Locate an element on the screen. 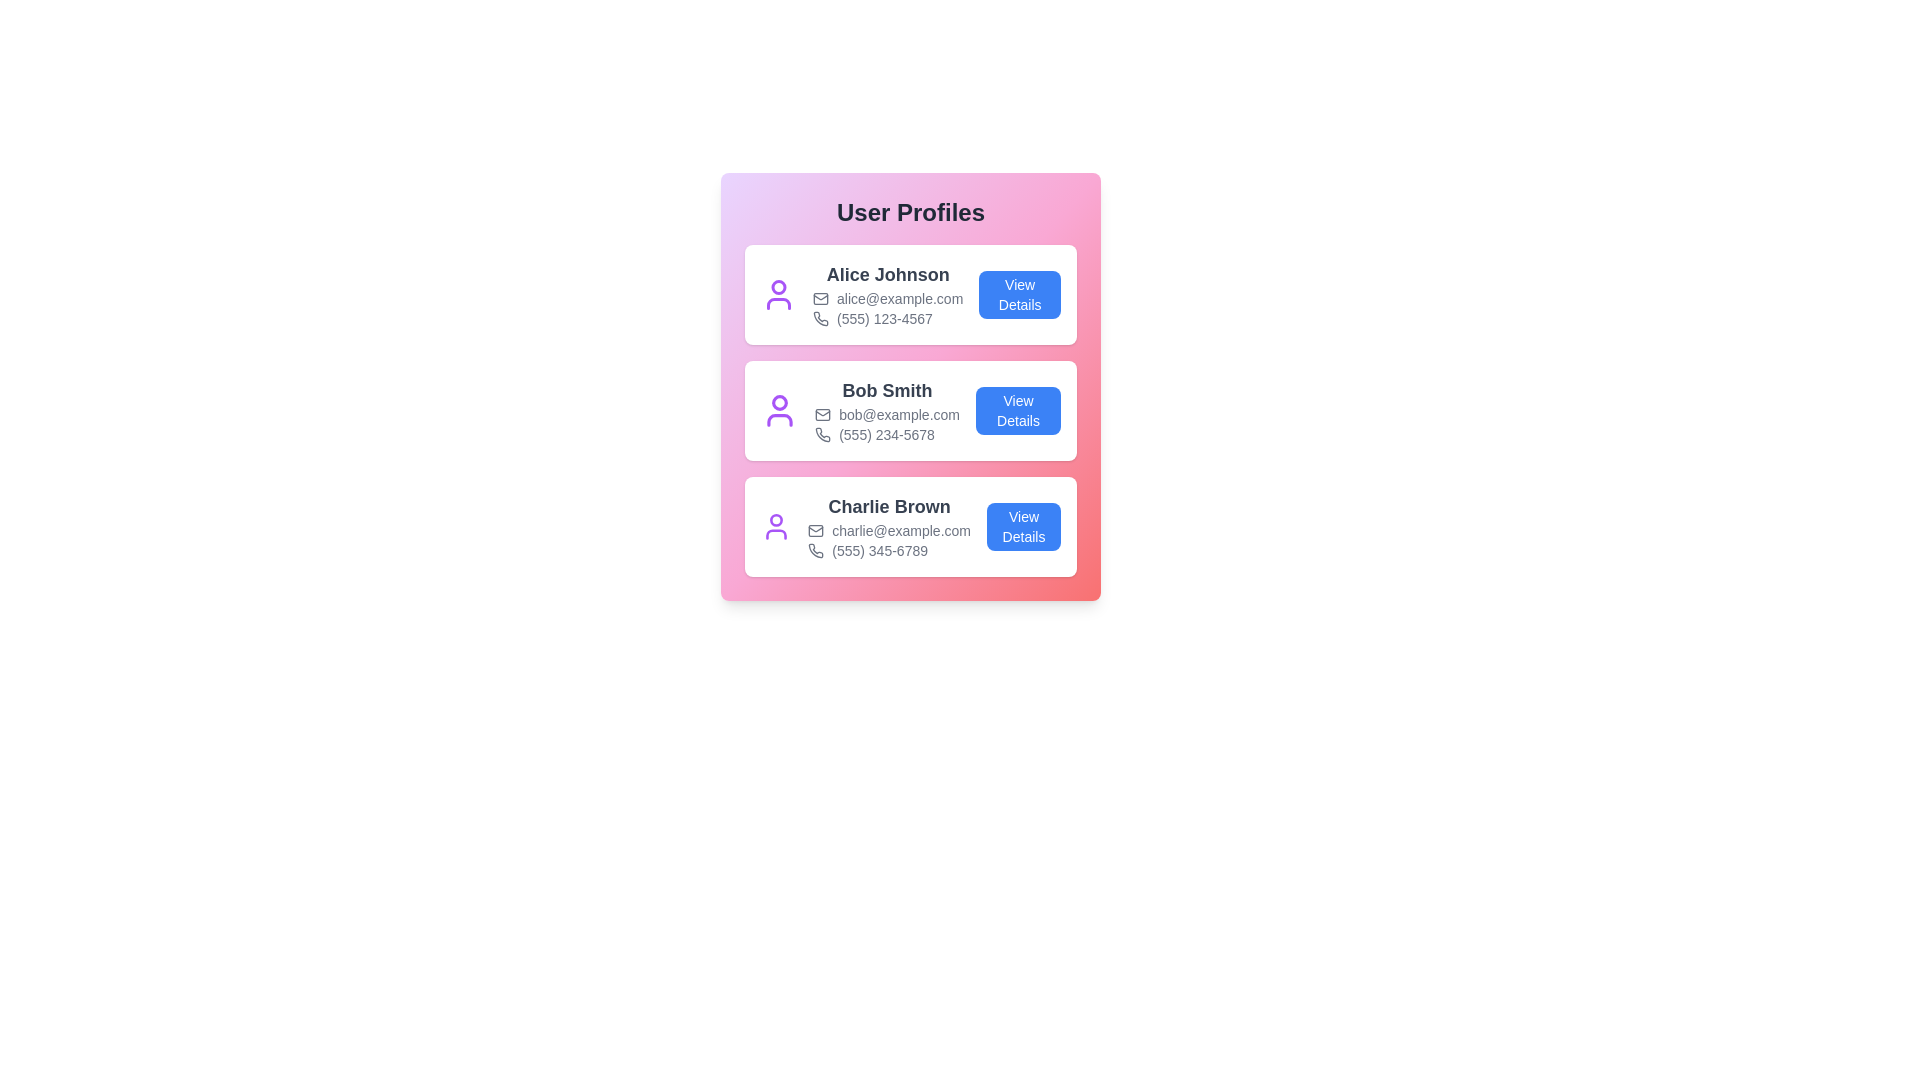 The image size is (1920, 1080). 'View Details' button for the user profile of Bob Smith is located at coordinates (1018, 410).